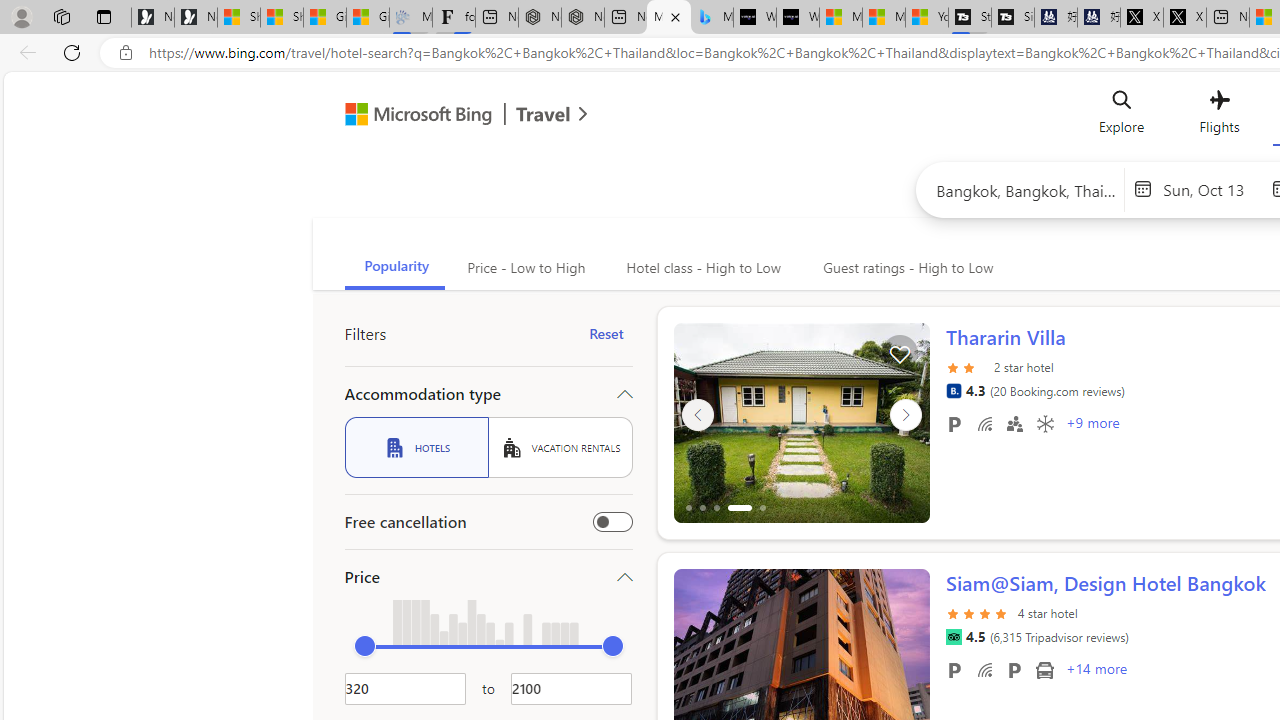 The height and width of the screenshot is (720, 1280). Describe the element at coordinates (1121, 117) in the screenshot. I see `'Explore'` at that location.